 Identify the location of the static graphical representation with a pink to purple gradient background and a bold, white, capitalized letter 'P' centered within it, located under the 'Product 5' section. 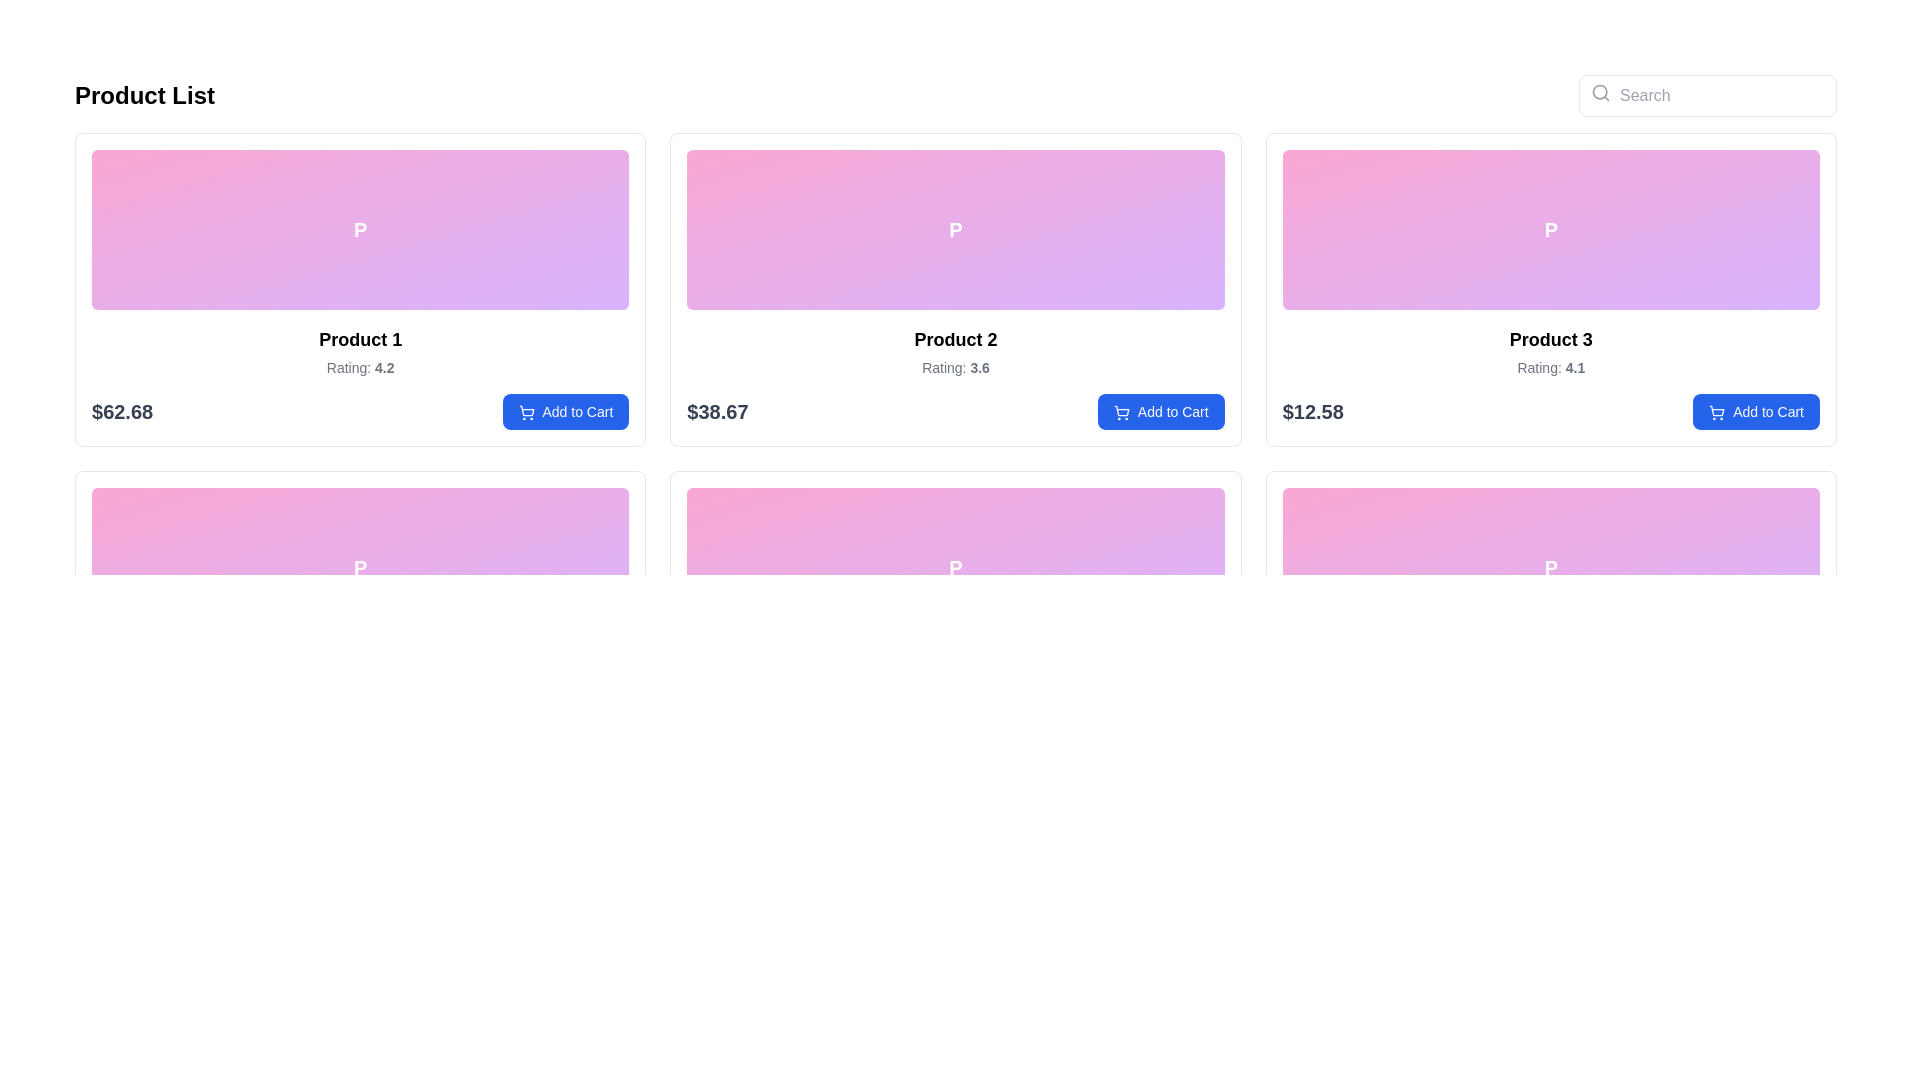
(954, 567).